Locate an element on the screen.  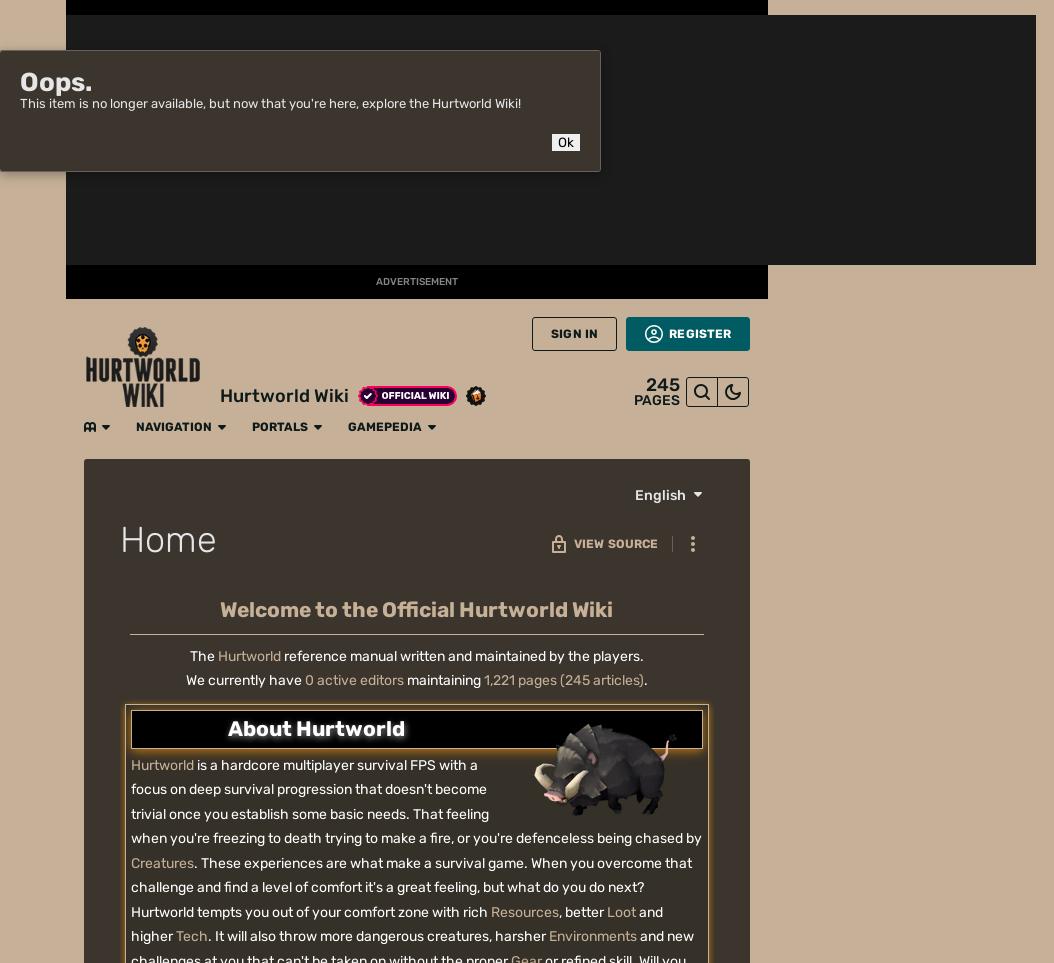
'The' is located at coordinates (382, 119).